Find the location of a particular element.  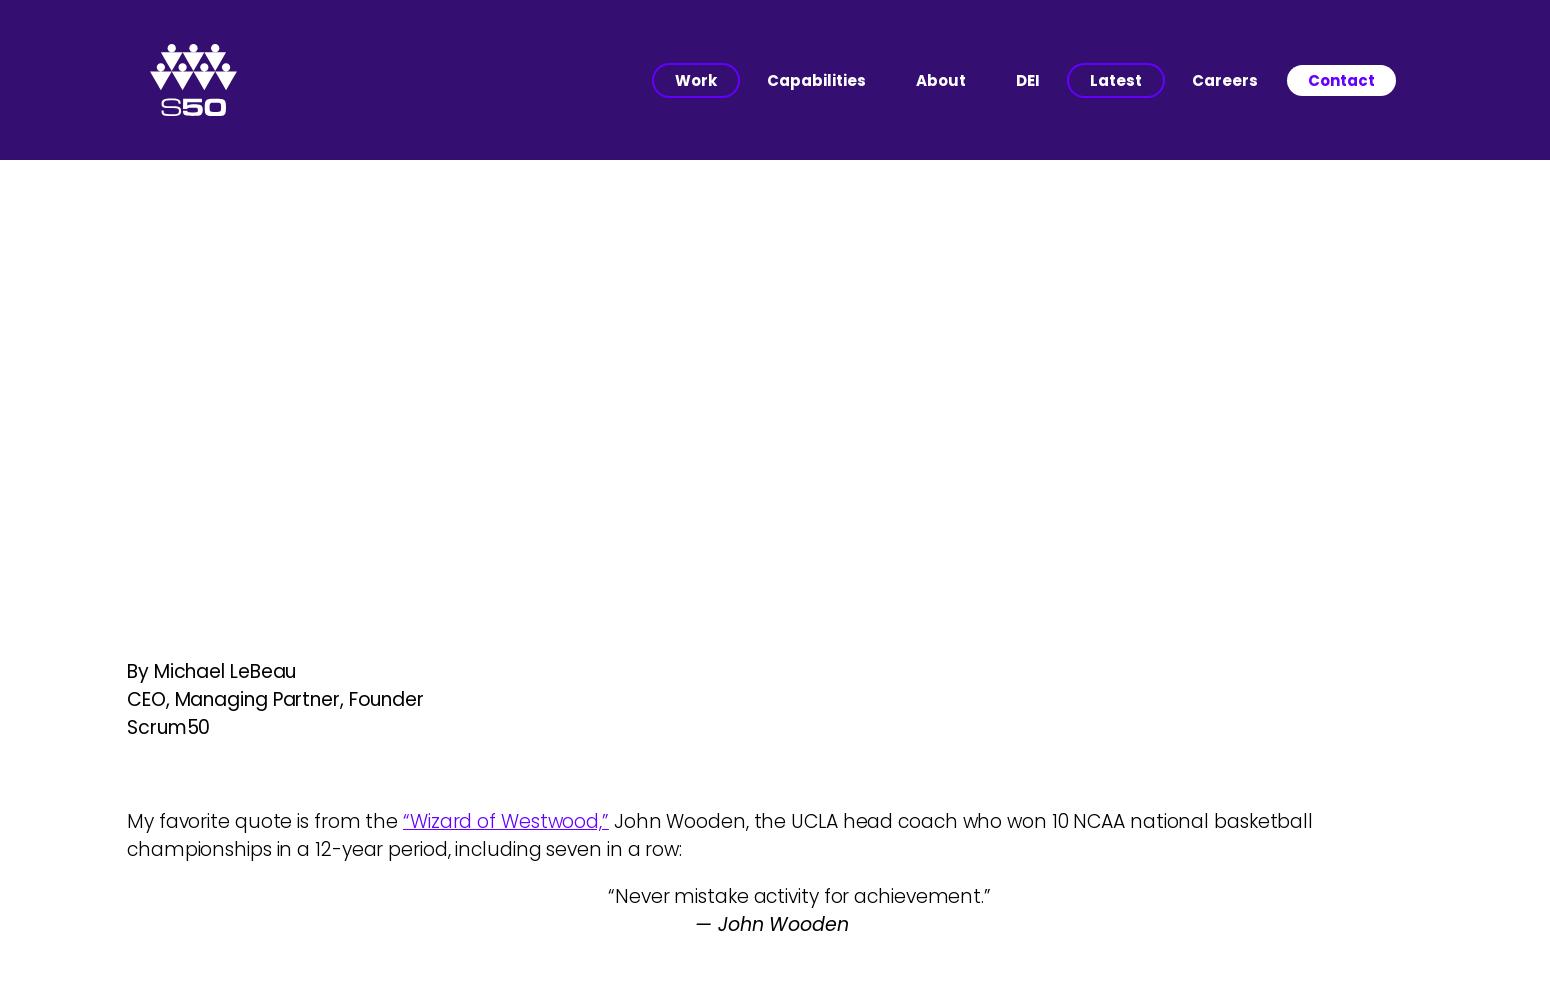

'“Never mistake activity for achievement.”' is located at coordinates (774, 896).